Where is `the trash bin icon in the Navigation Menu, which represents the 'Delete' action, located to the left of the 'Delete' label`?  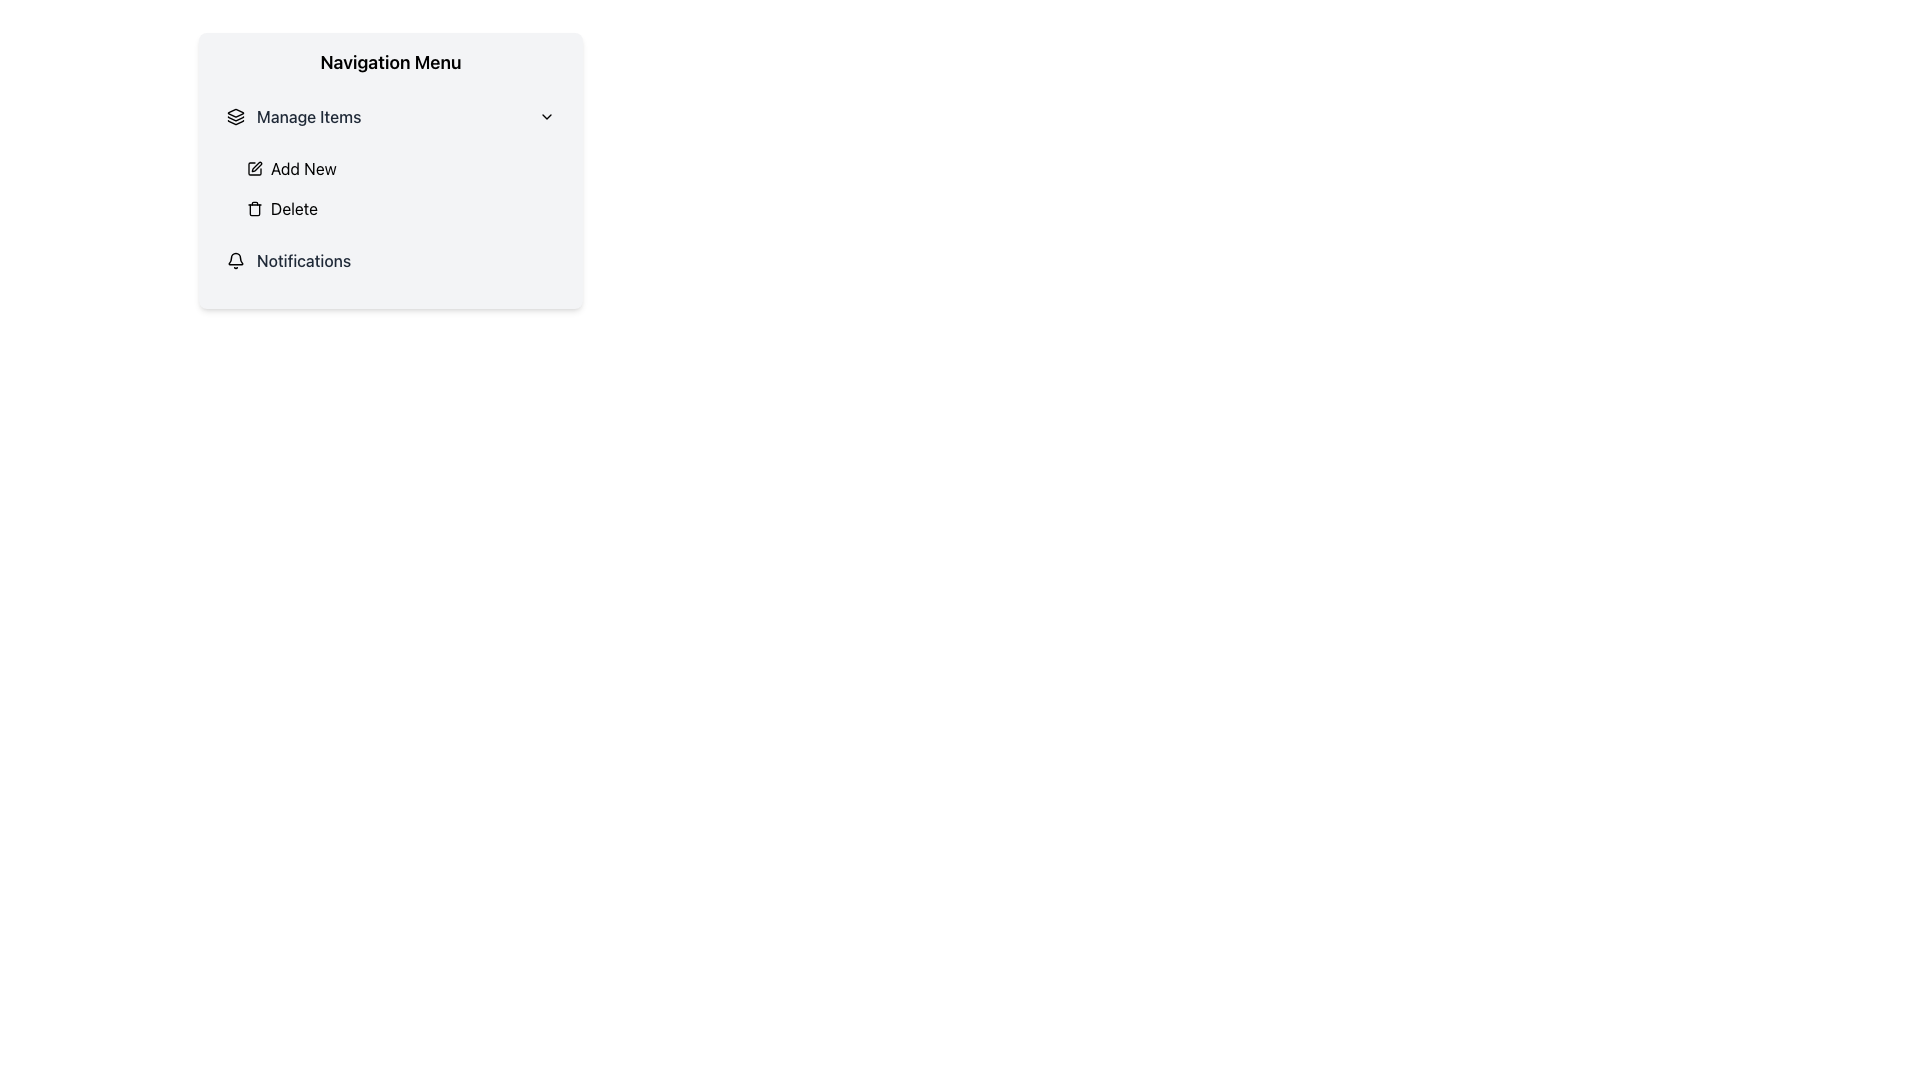
the trash bin icon in the Navigation Menu, which represents the 'Delete' action, located to the left of the 'Delete' label is located at coordinates (253, 208).